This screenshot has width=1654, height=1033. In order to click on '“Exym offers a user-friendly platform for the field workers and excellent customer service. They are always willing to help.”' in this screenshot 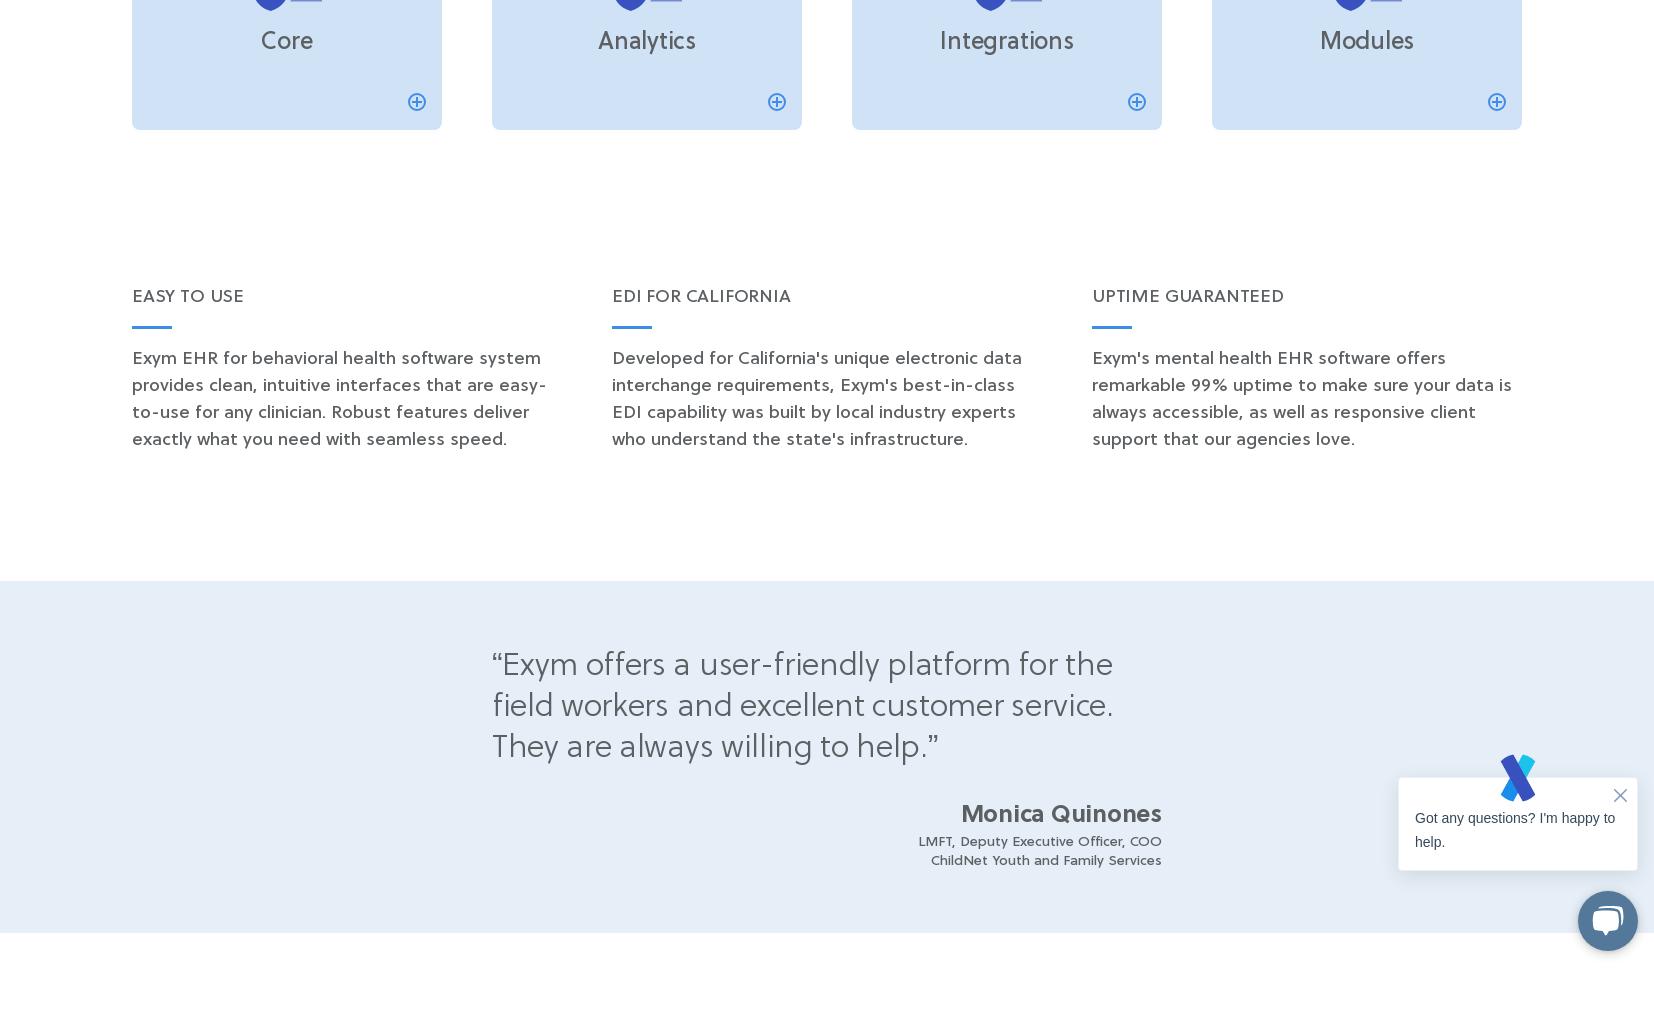, I will do `click(802, 706)`.